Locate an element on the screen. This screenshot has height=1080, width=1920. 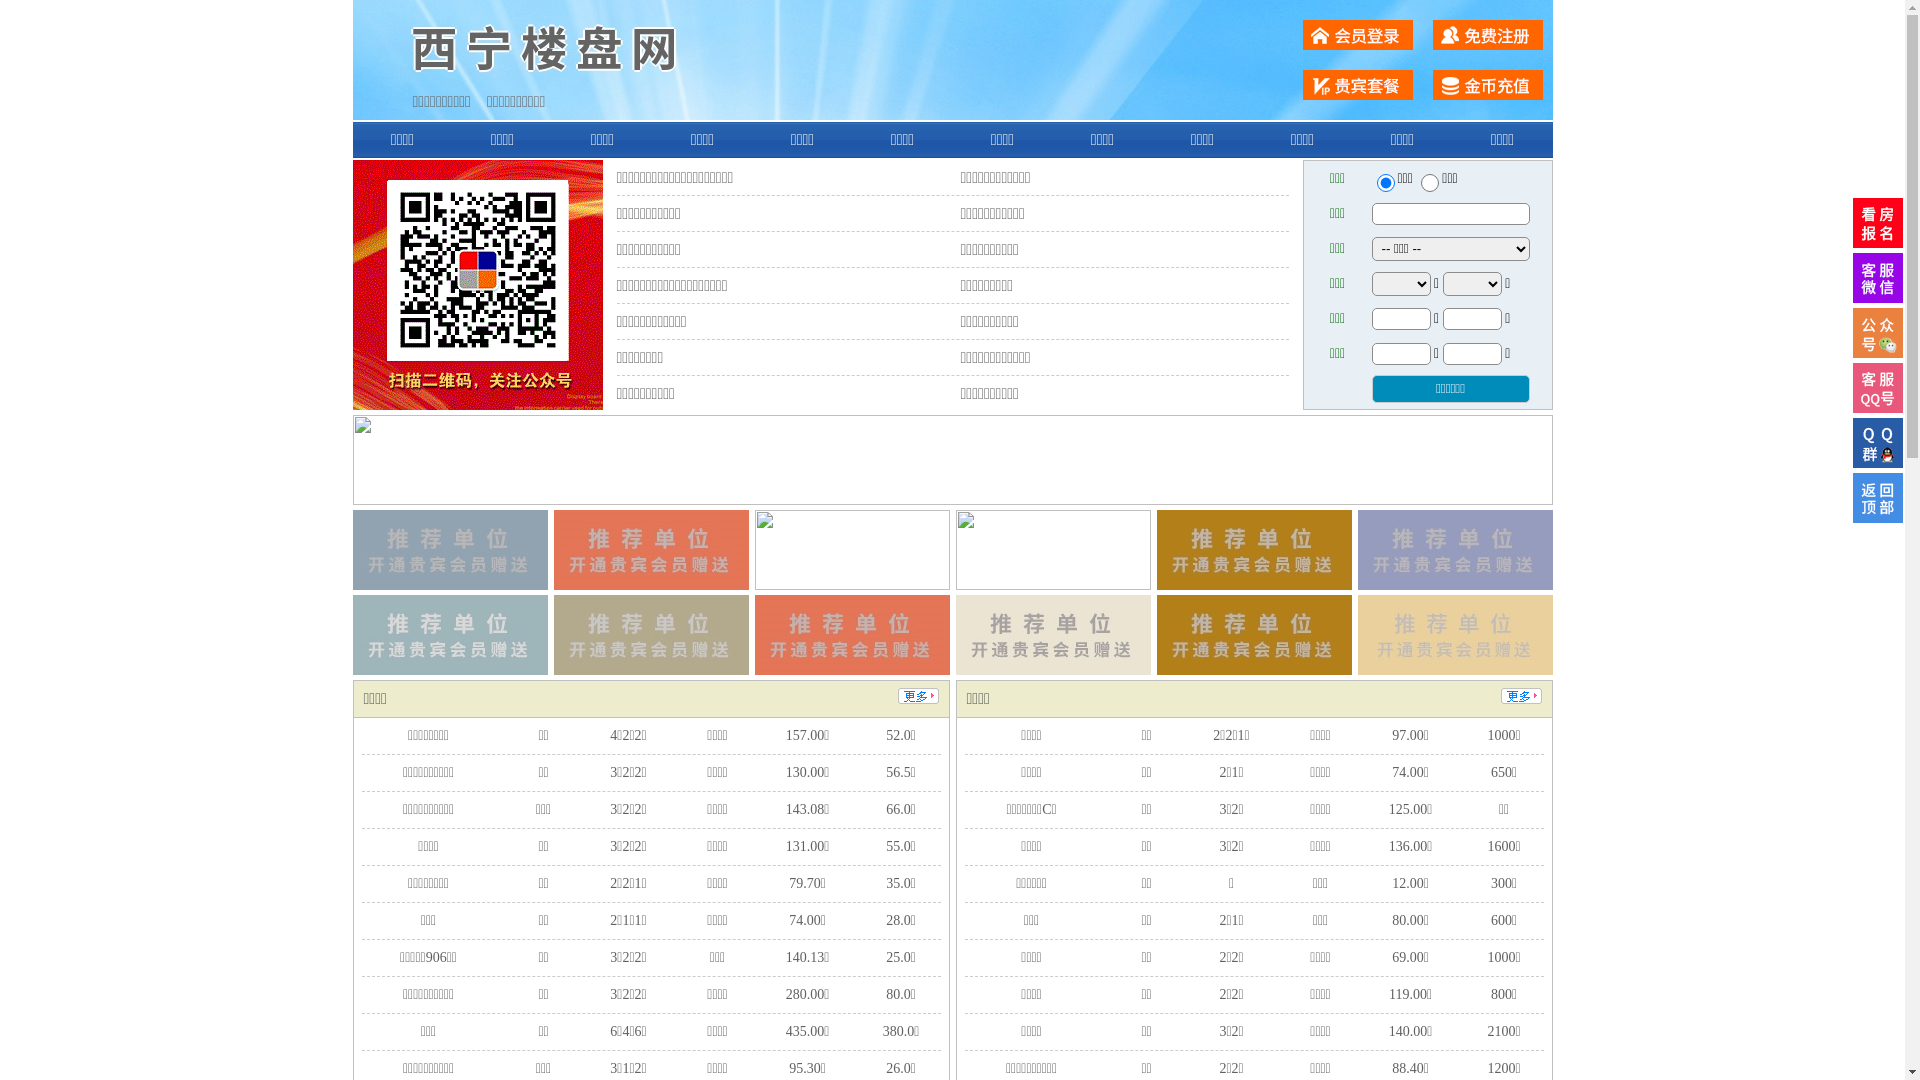
'ershou' is located at coordinates (1384, 182).